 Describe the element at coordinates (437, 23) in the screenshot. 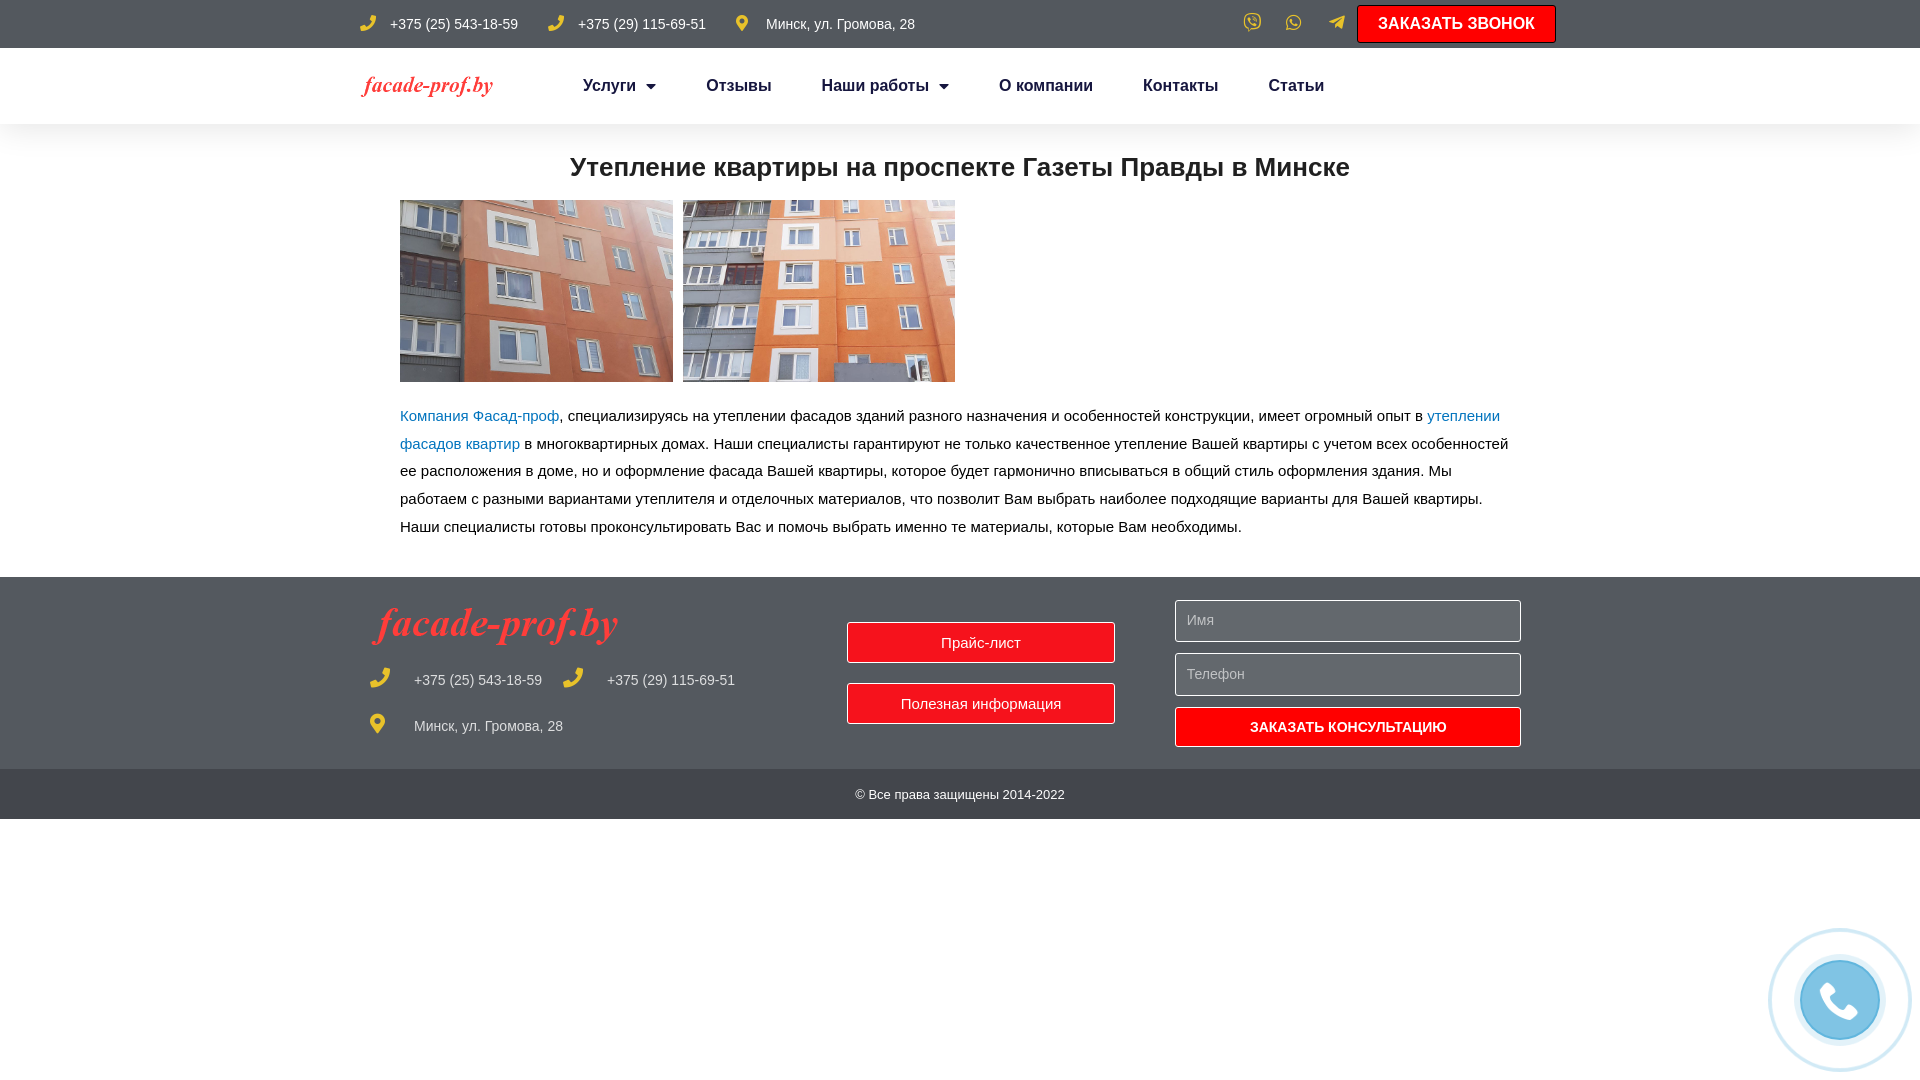

I see `'+375 (25) 543-18-59'` at that location.